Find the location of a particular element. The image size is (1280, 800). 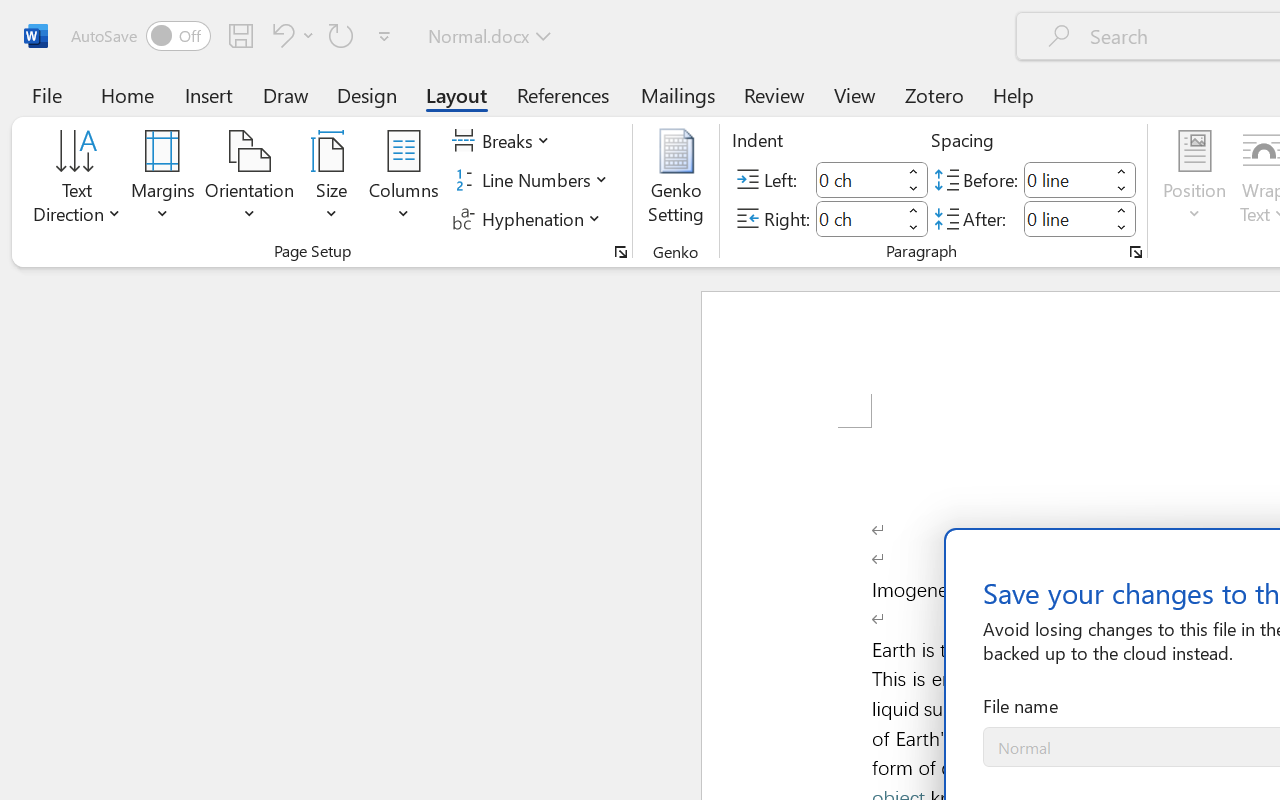

'Spacing After' is located at coordinates (1065, 218).